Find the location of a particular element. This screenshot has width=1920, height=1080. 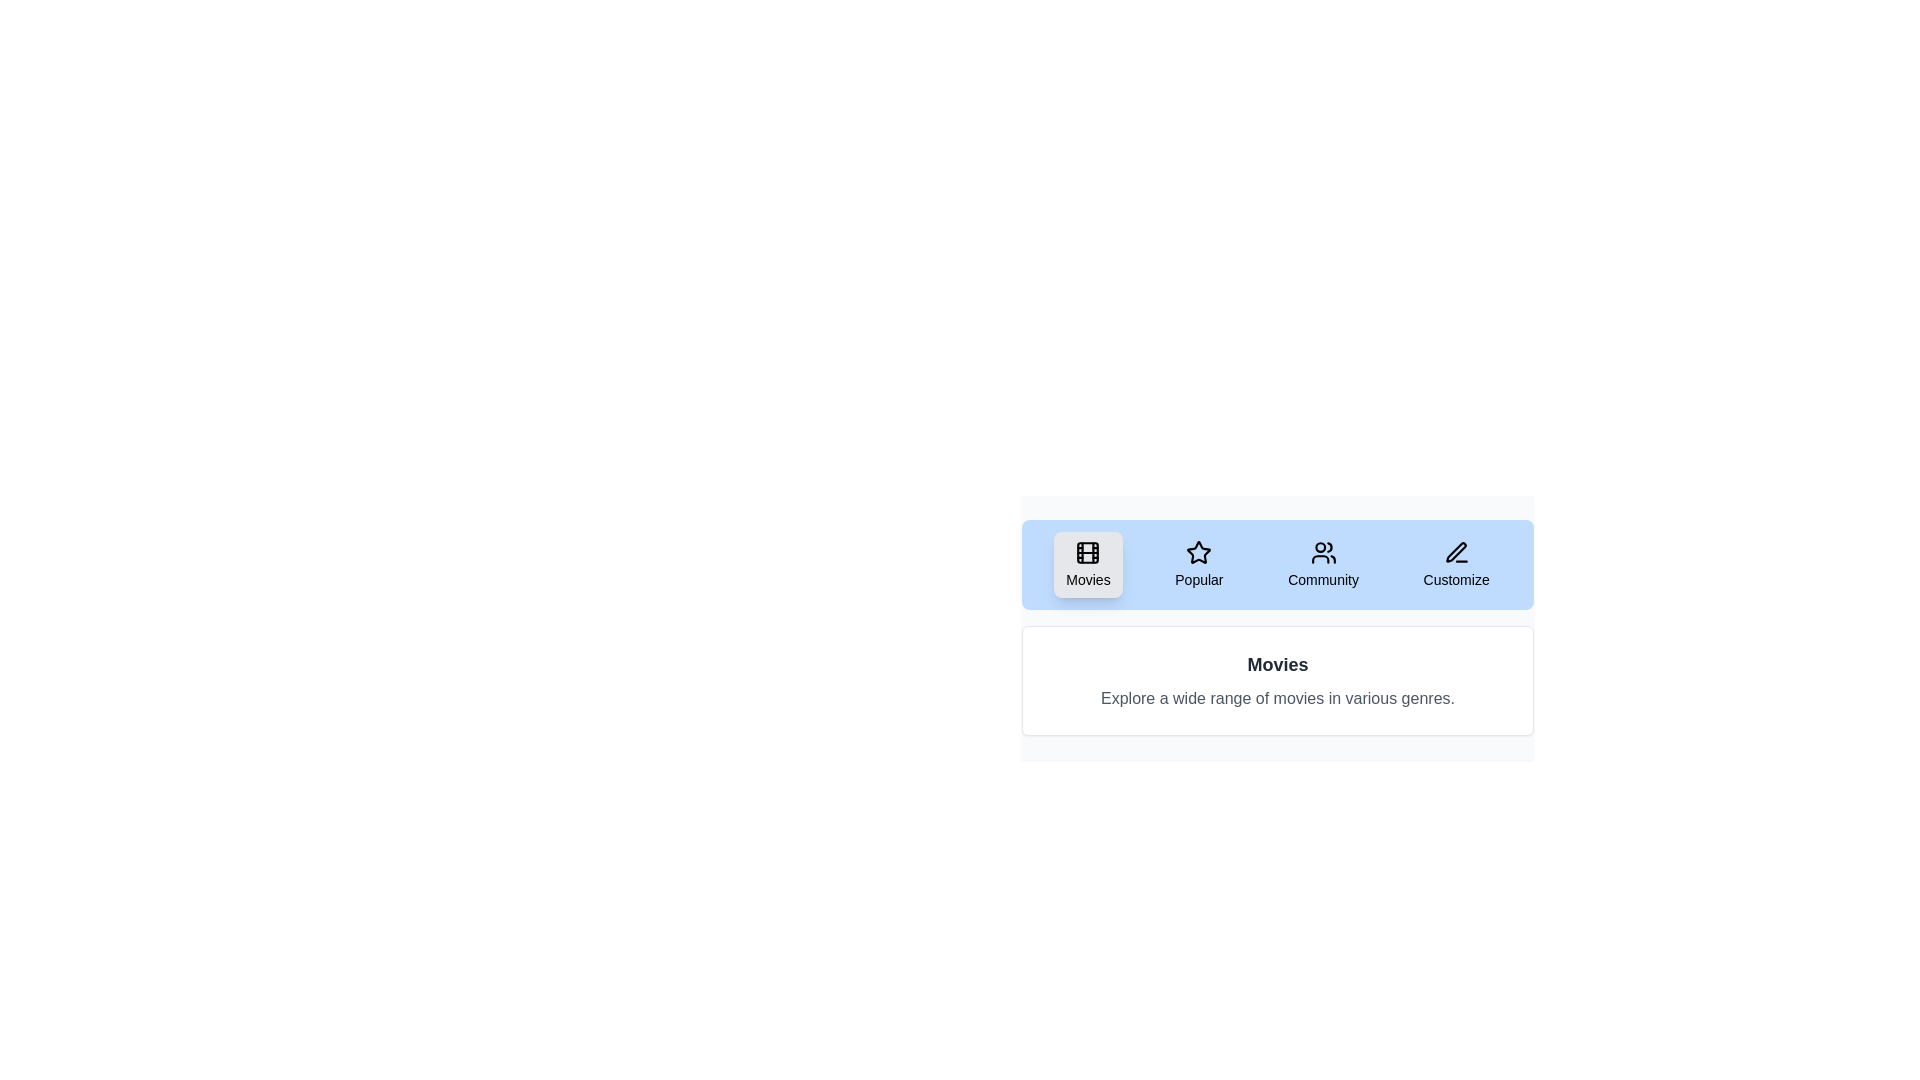

the tab labeled Popular to switch the displayed content is located at coordinates (1199, 564).